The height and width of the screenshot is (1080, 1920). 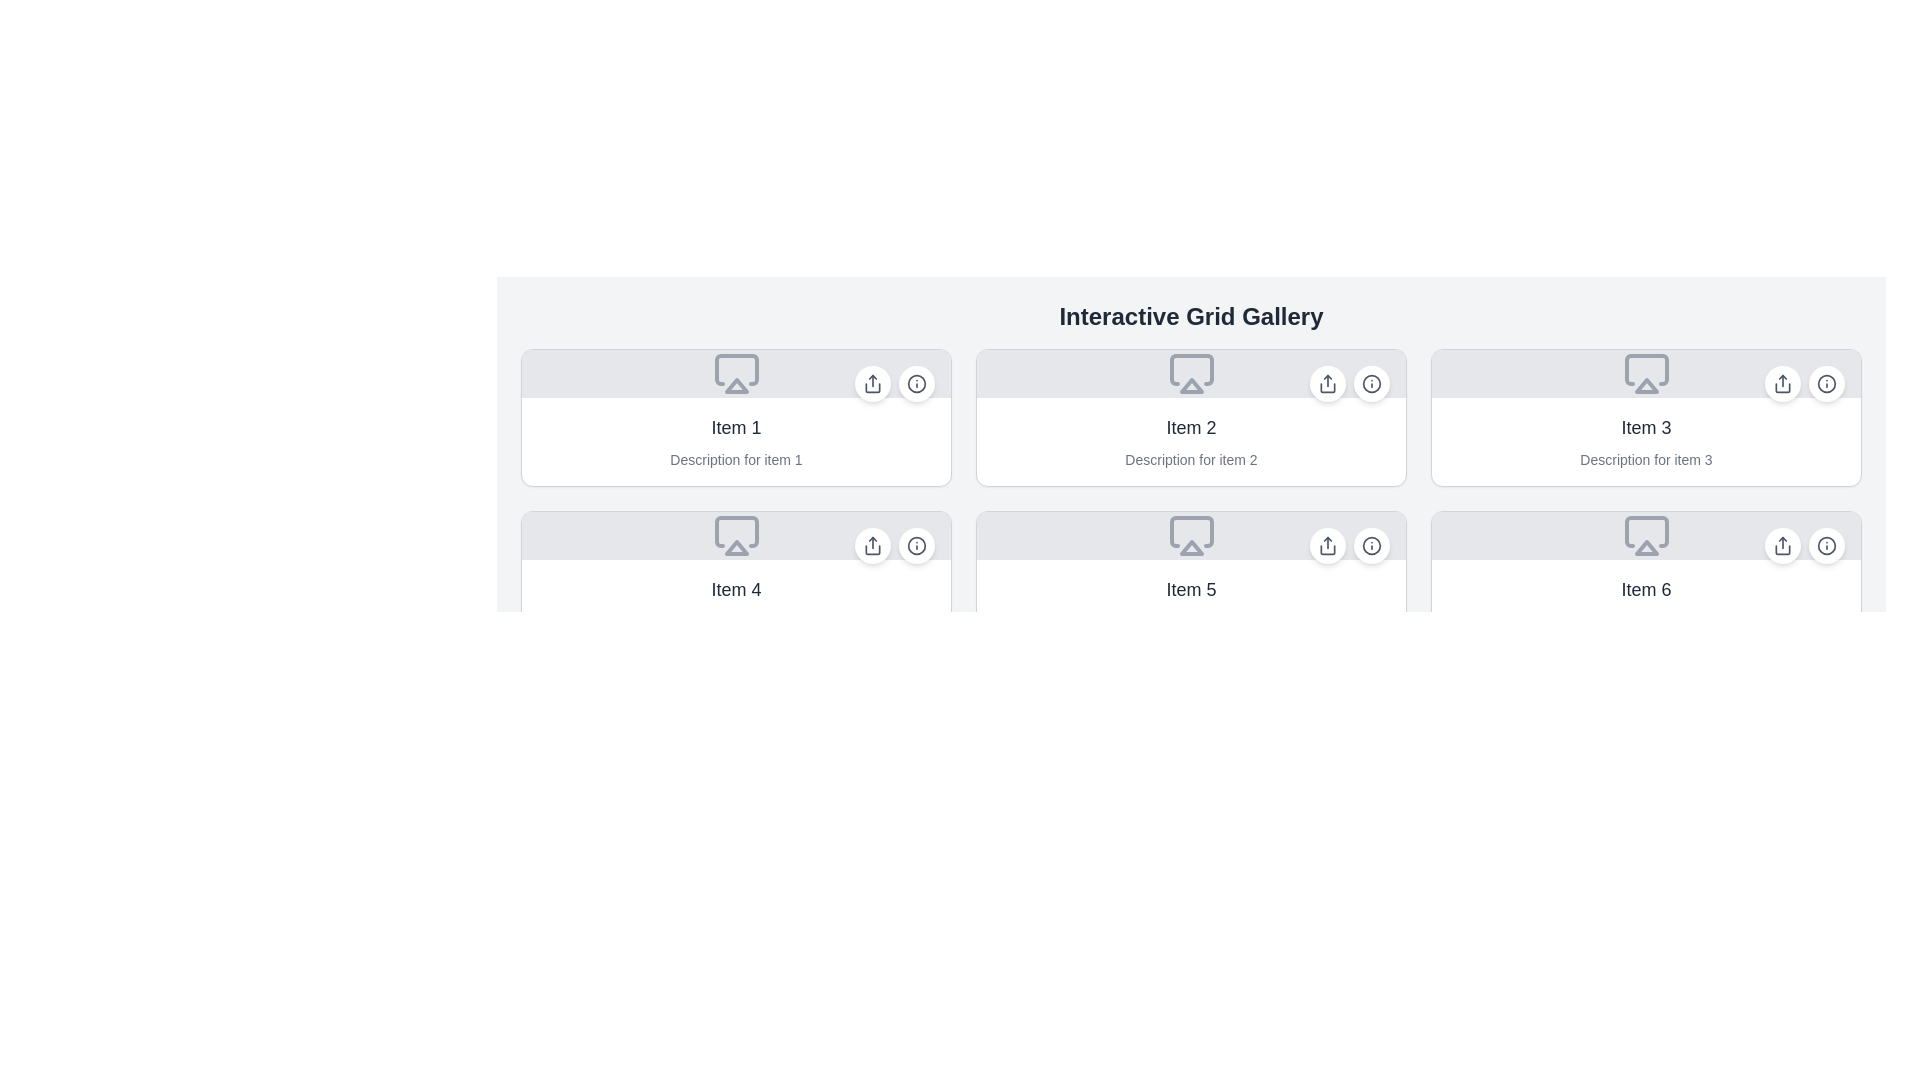 I want to click on the information button located in the top-right corner of the grid section for the second item in the first row, so click(x=1371, y=384).